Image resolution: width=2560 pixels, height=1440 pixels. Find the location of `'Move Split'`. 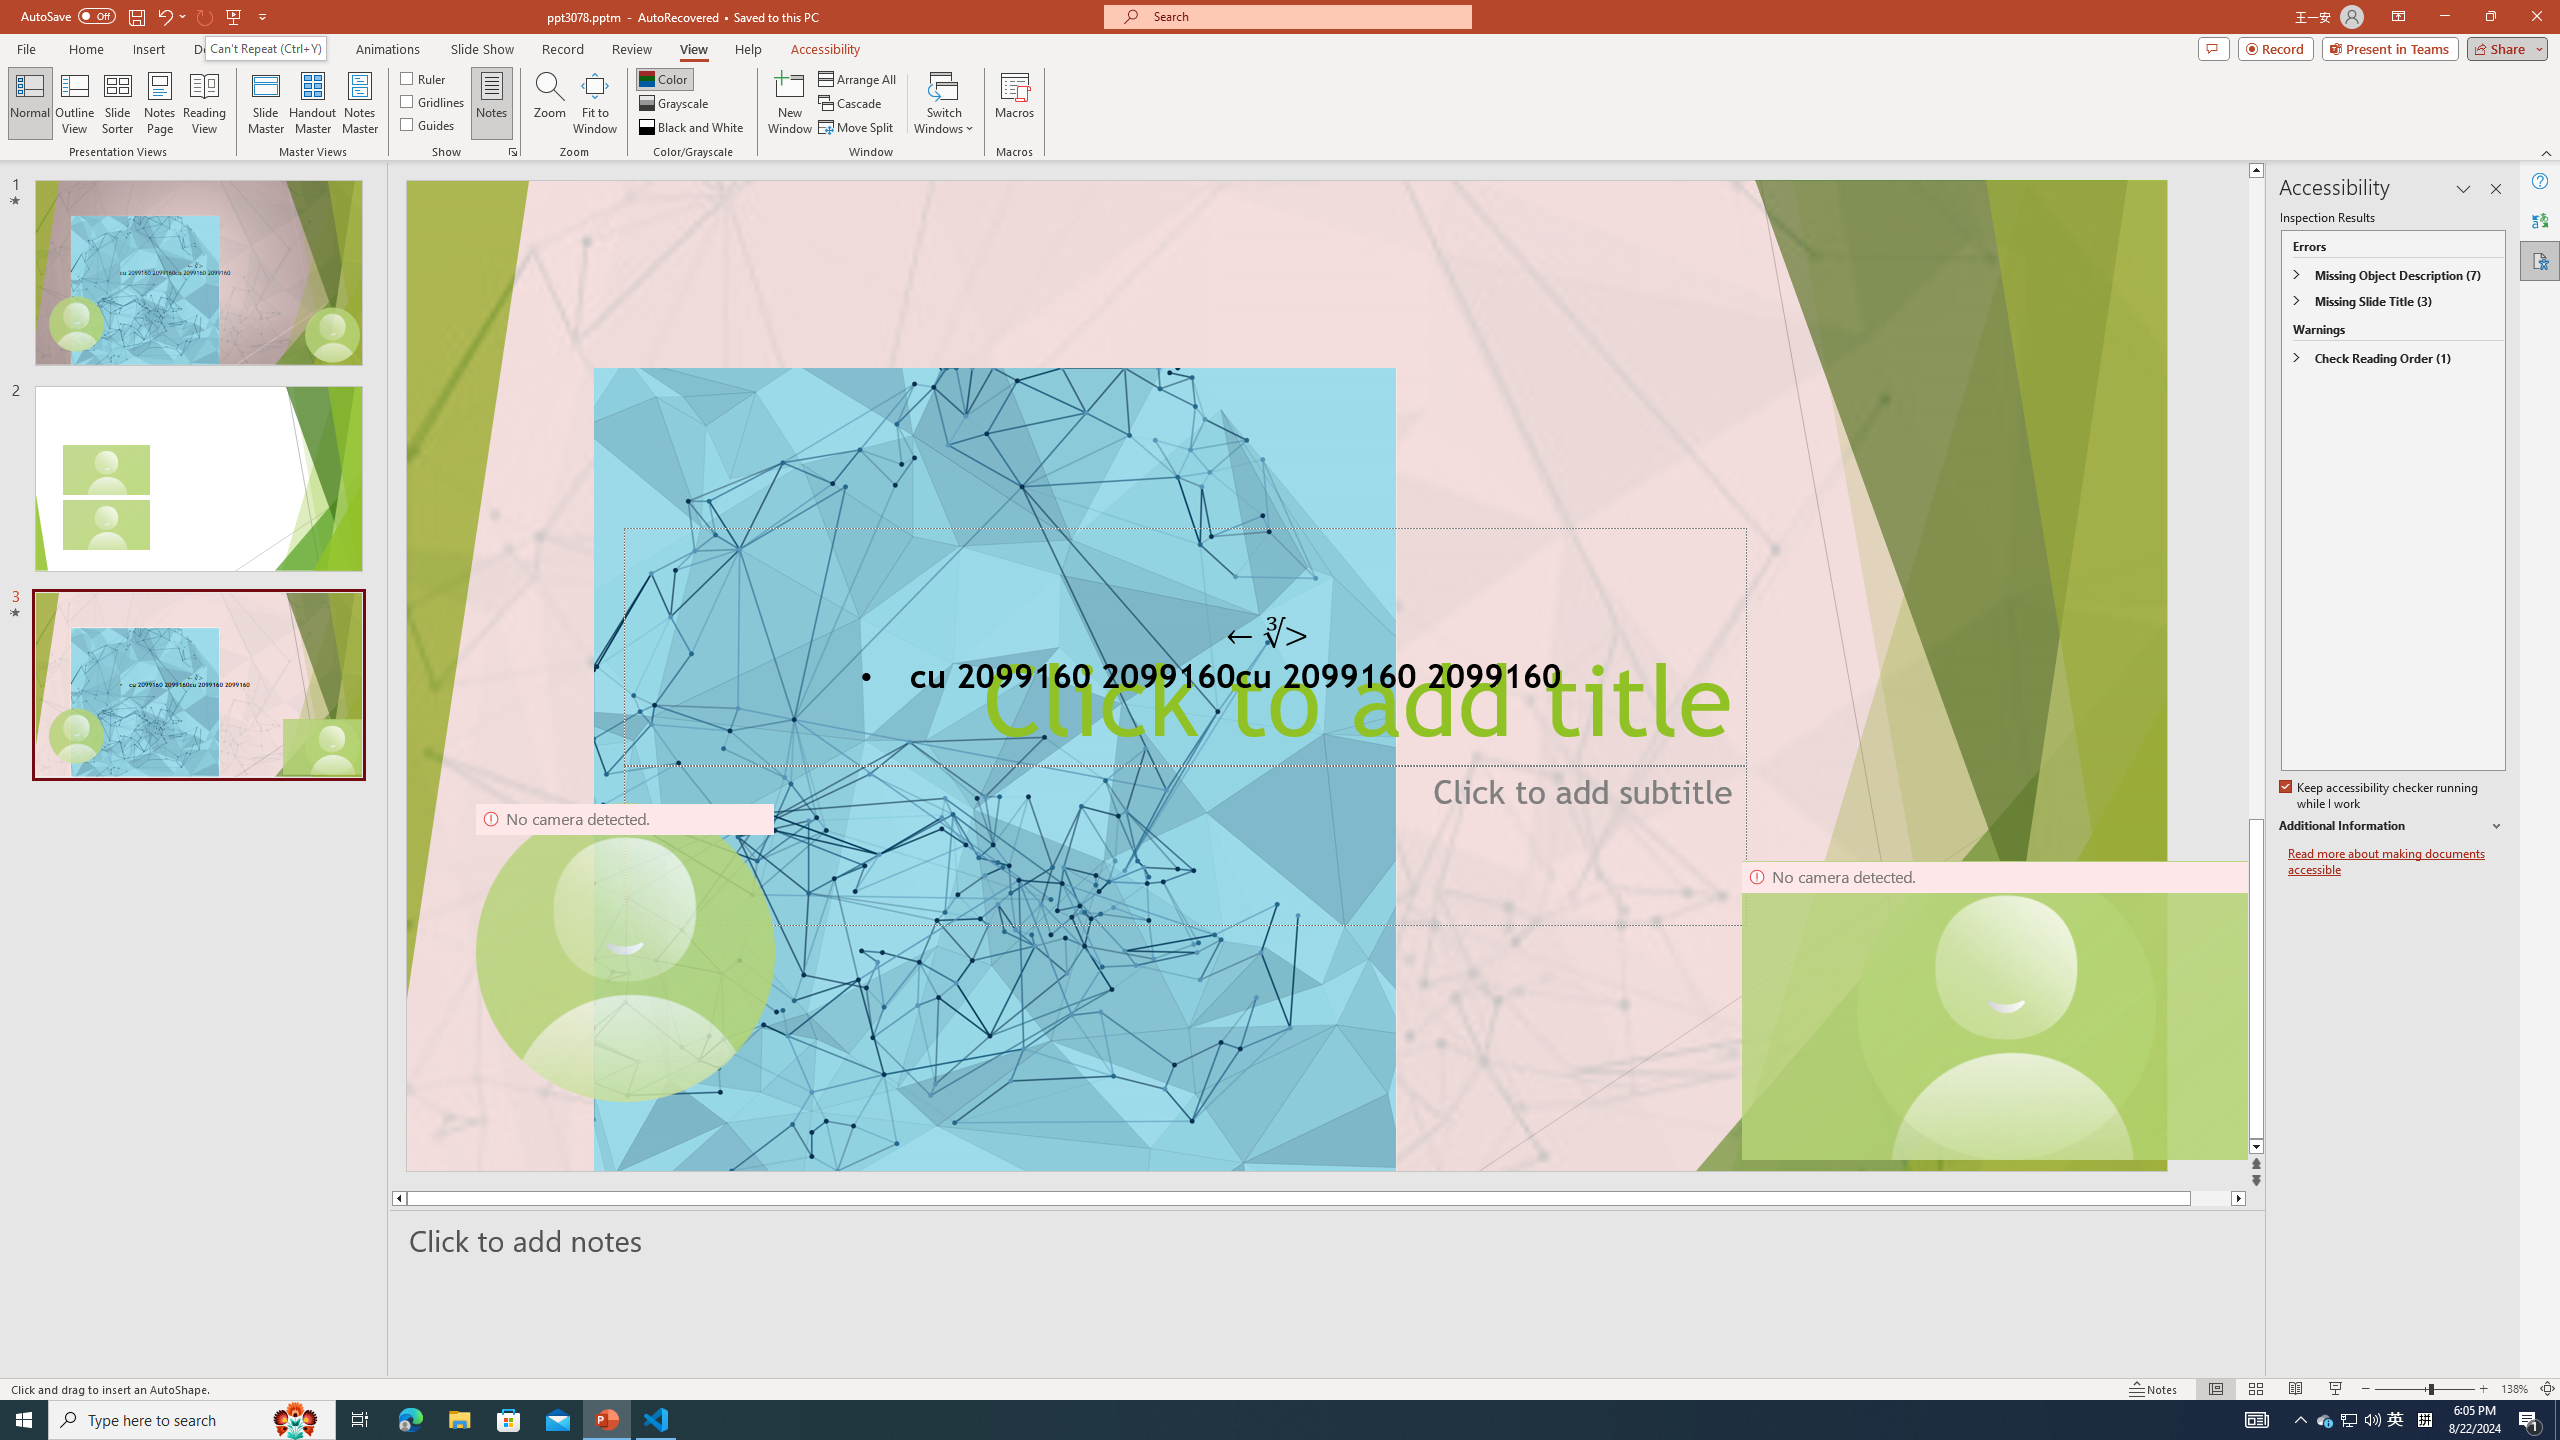

'Move Split' is located at coordinates (856, 127).